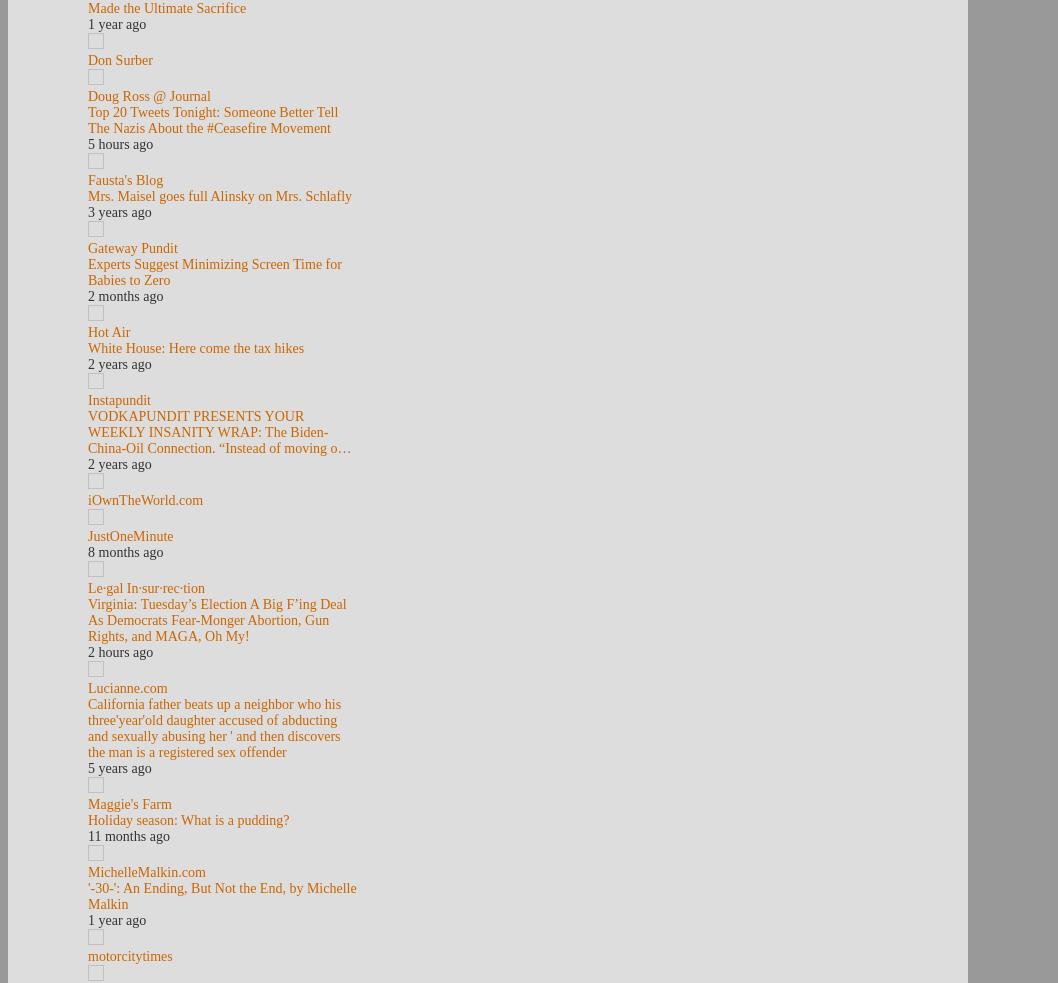 This screenshot has width=1058, height=983. Describe the element at coordinates (214, 272) in the screenshot. I see `'Experts Suggest Minimizing Screen Time for Babies to Zero'` at that location.